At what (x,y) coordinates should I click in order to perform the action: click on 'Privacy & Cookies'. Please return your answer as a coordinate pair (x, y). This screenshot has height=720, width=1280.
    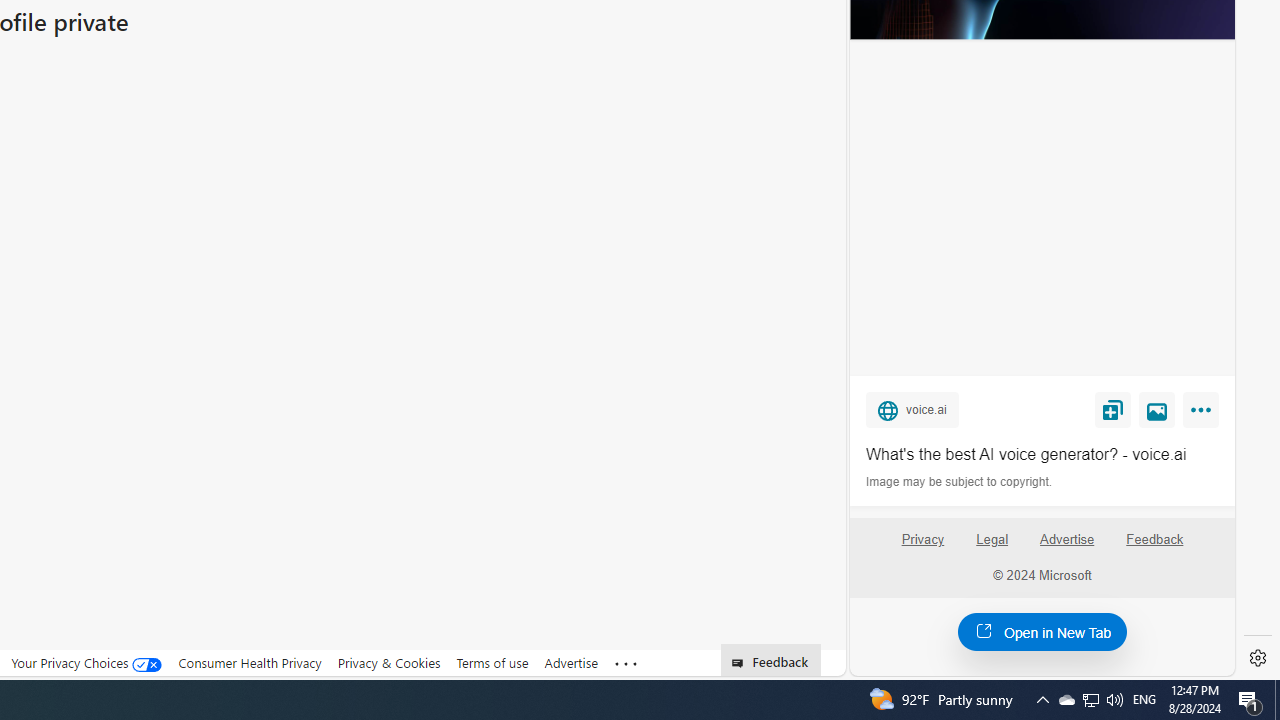
    Looking at the image, I should click on (389, 662).